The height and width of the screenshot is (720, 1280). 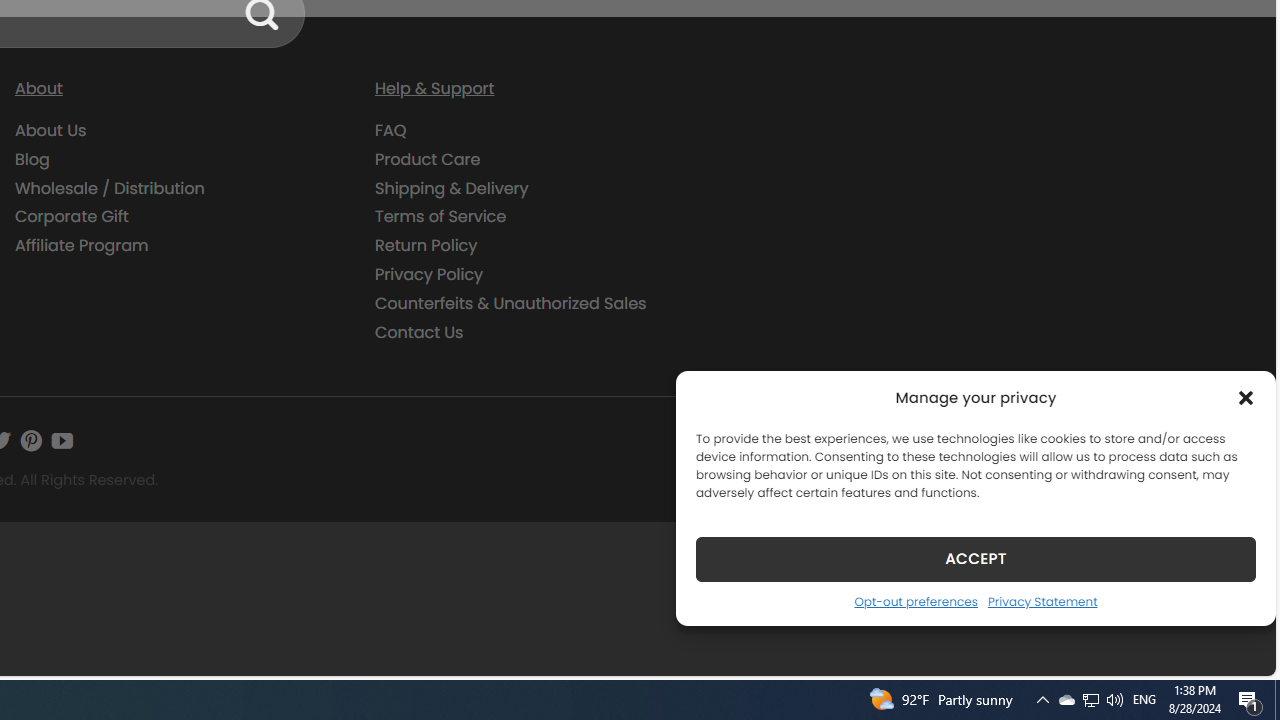 What do you see at coordinates (540, 158) in the screenshot?
I see `'Product Care'` at bounding box center [540, 158].